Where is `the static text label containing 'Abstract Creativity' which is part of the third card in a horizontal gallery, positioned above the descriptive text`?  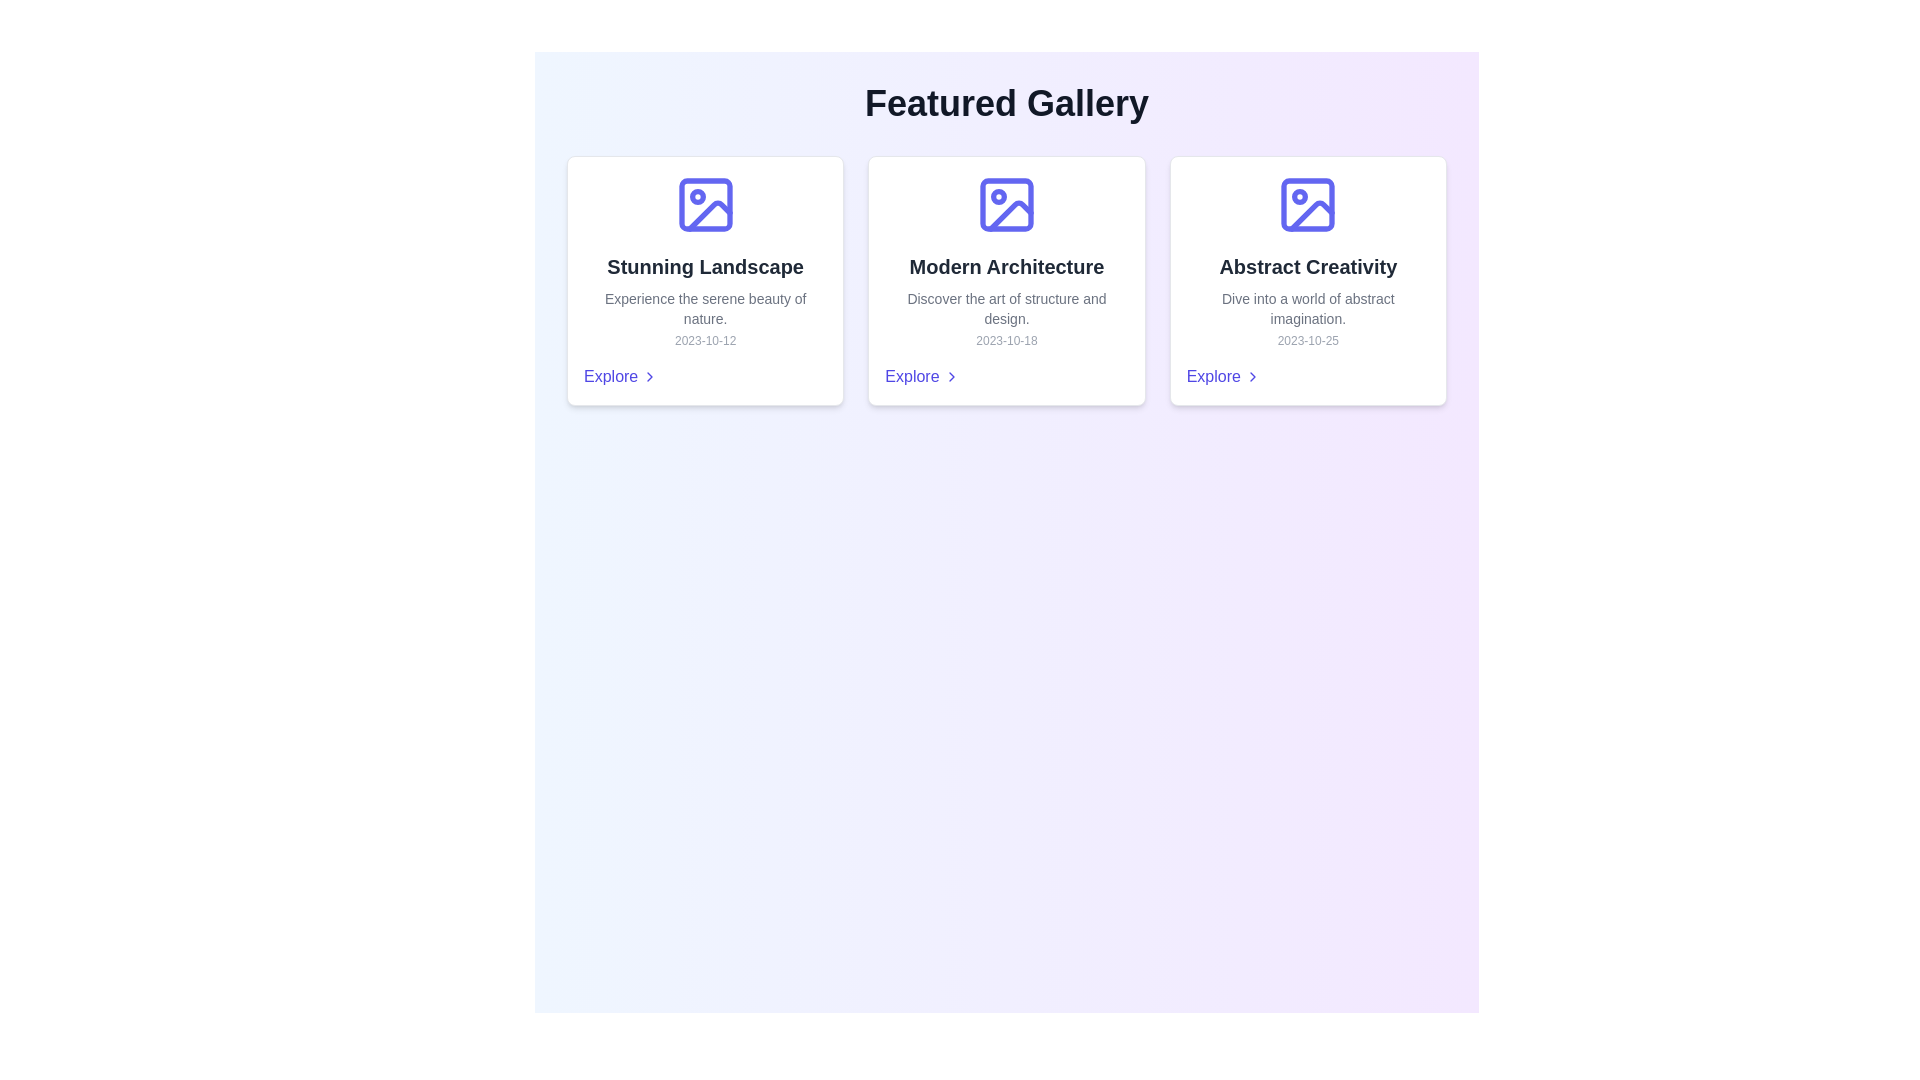 the static text label containing 'Abstract Creativity' which is part of the third card in a horizontal gallery, positioned above the descriptive text is located at coordinates (1308, 265).